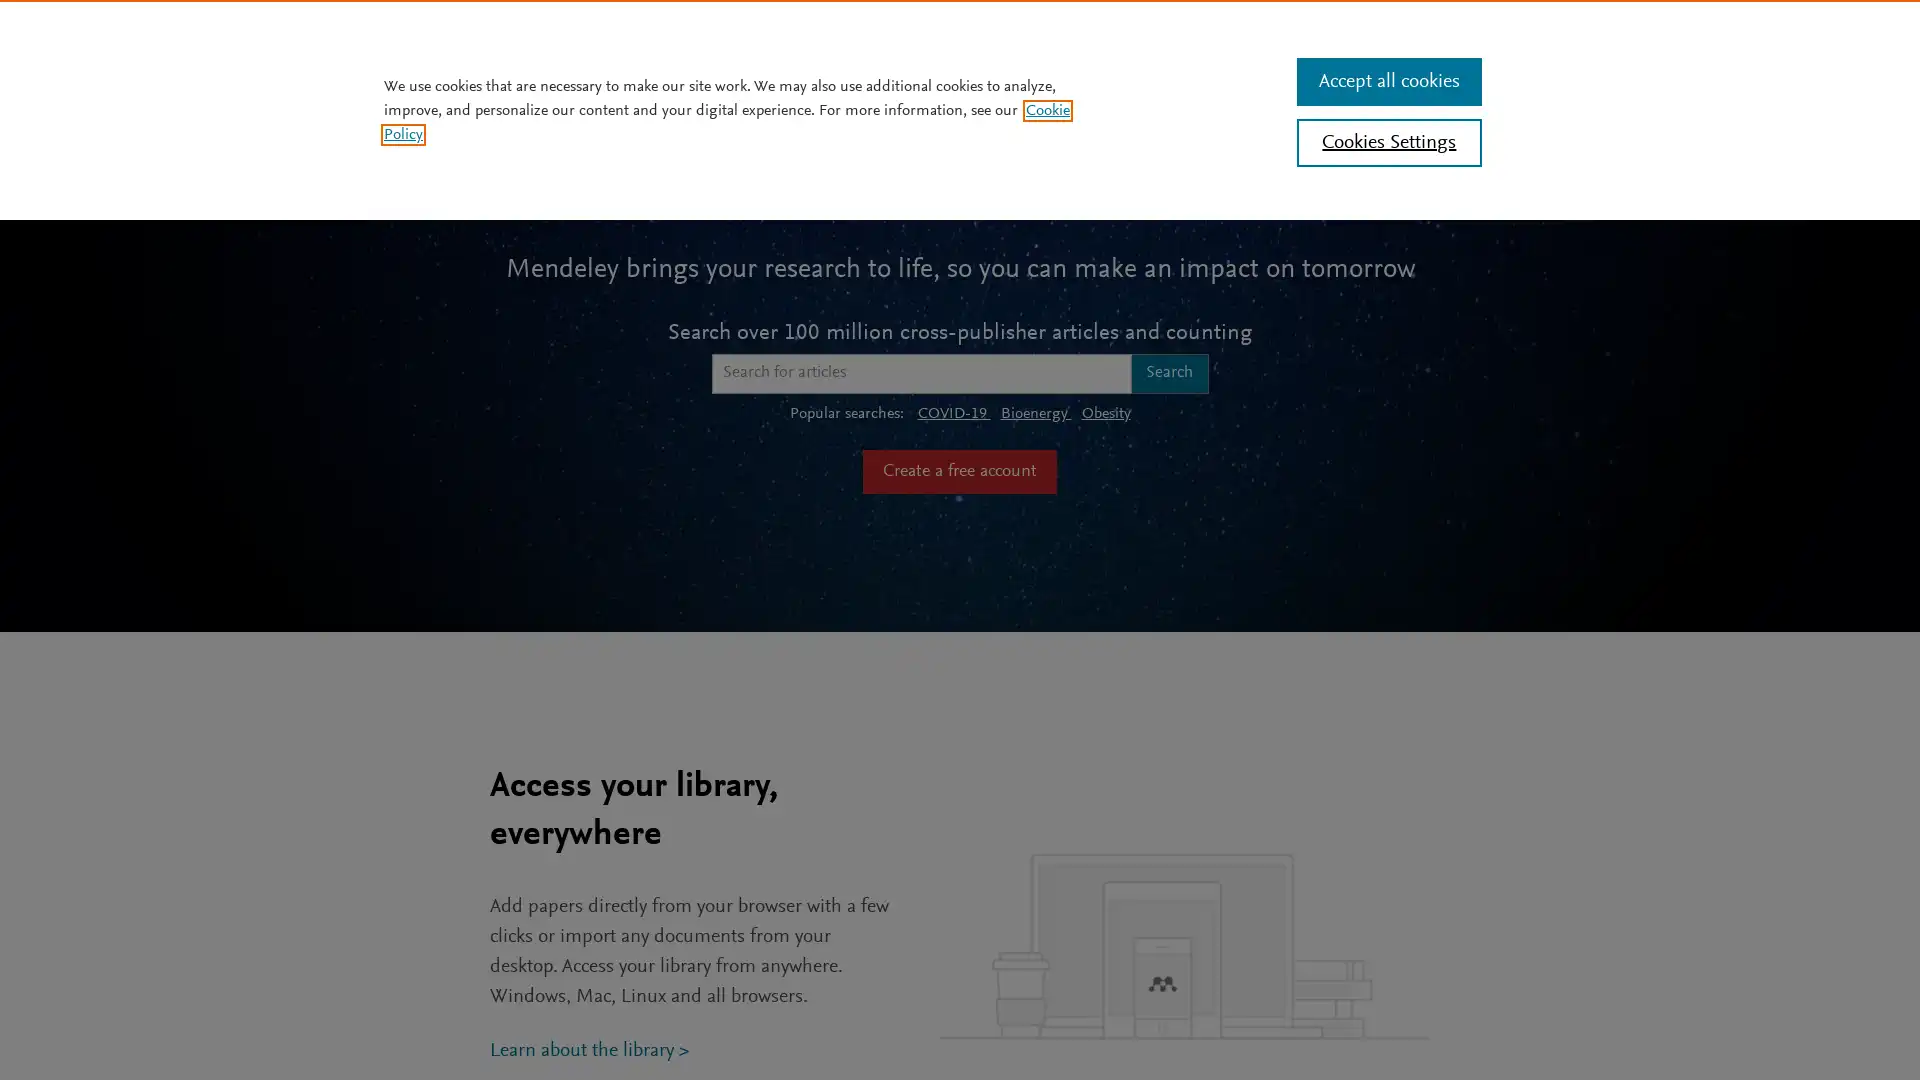 This screenshot has height=1080, width=1920. Describe the element at coordinates (1387, 80) in the screenshot. I see `Accept all cookies` at that location.